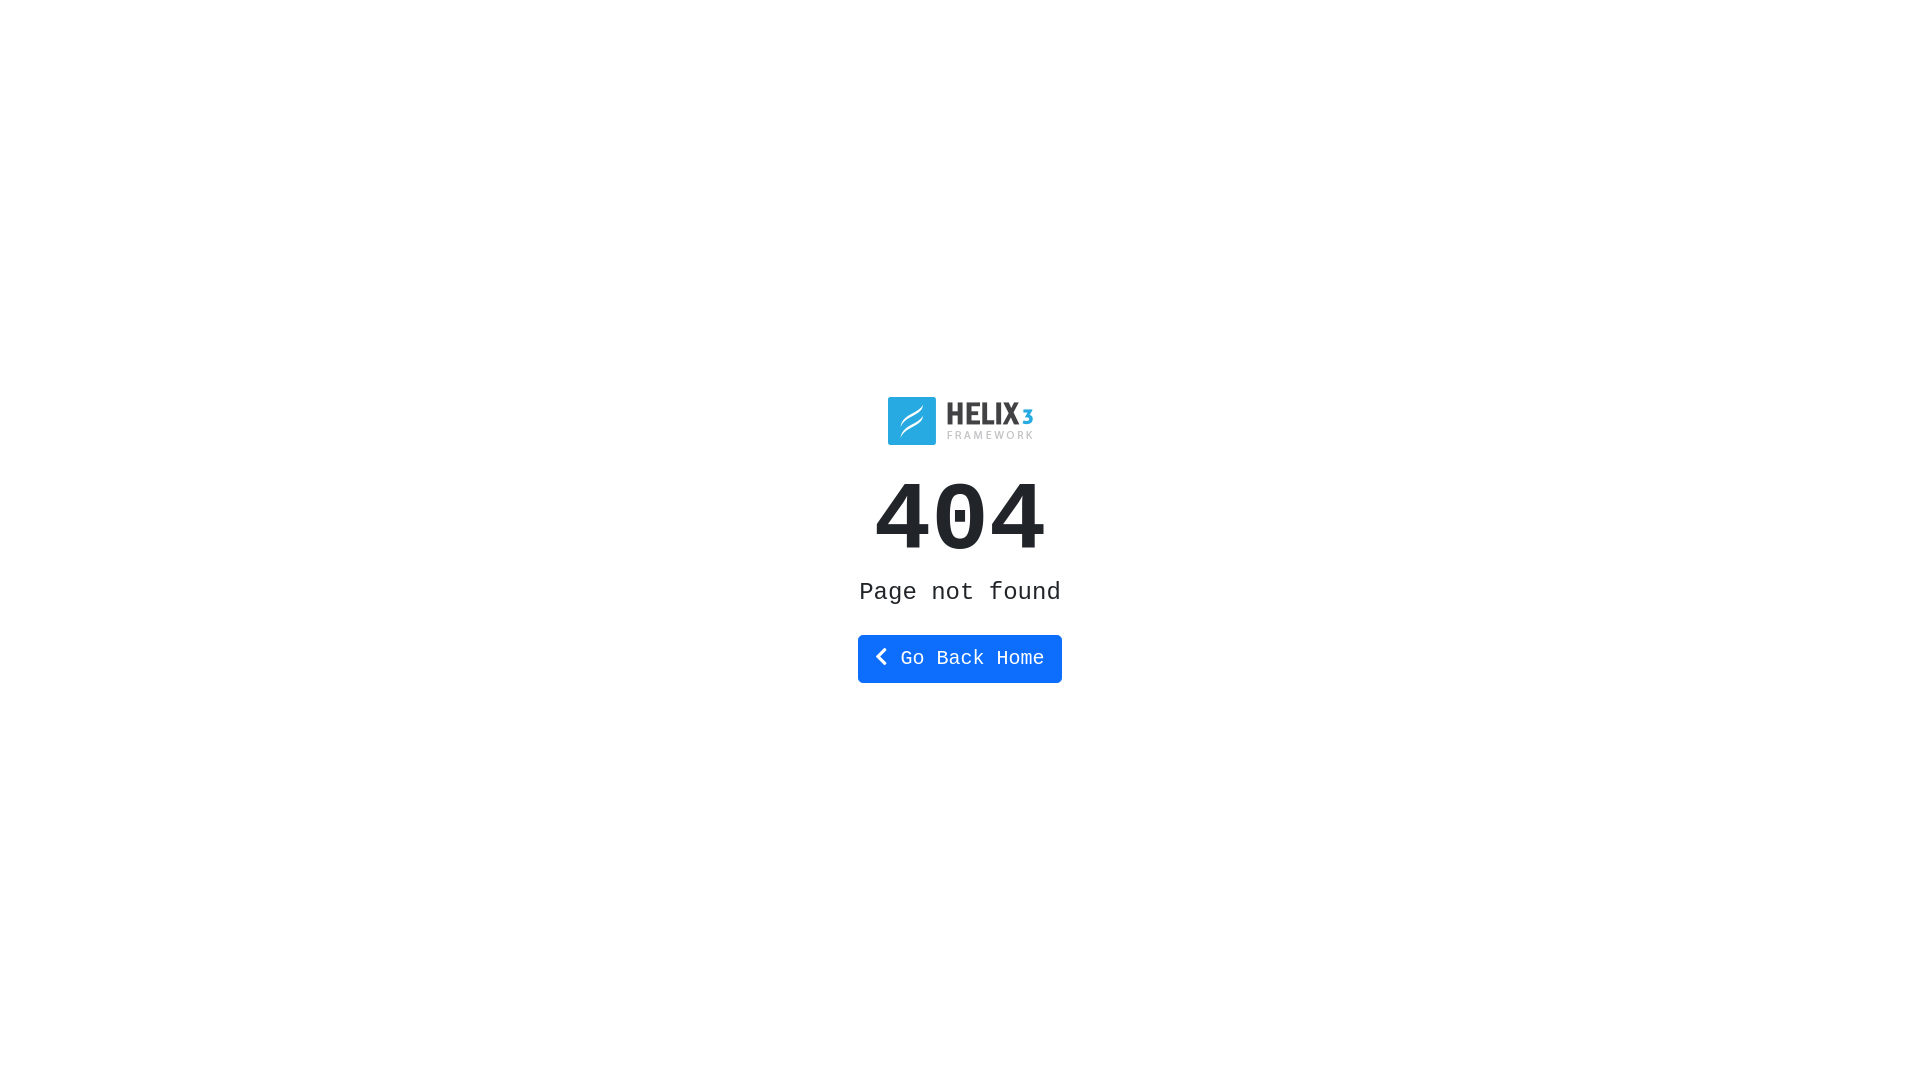 Image resolution: width=1920 pixels, height=1080 pixels. I want to click on 'Go Back Home', so click(958, 659).